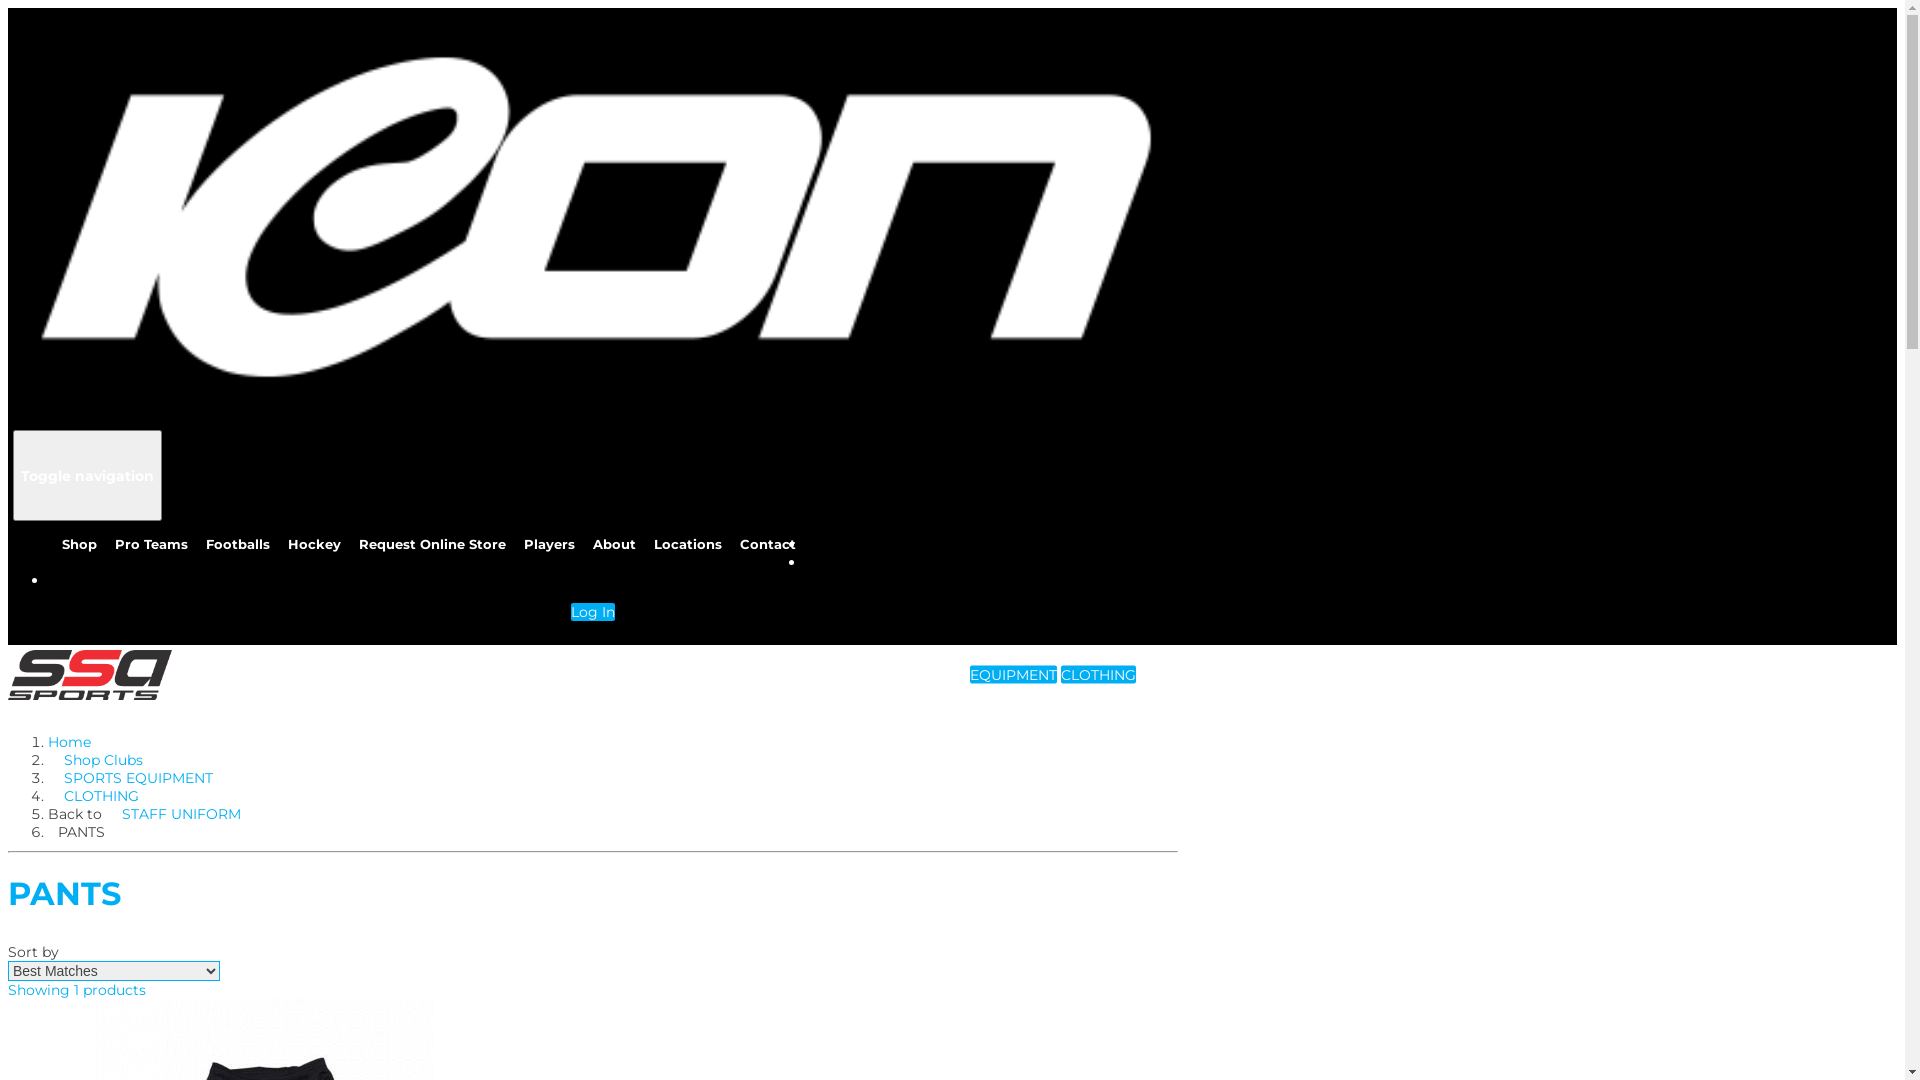 The width and height of the screenshot is (1920, 1080). What do you see at coordinates (181, 813) in the screenshot?
I see `'STAFF UNIFORM'` at bounding box center [181, 813].